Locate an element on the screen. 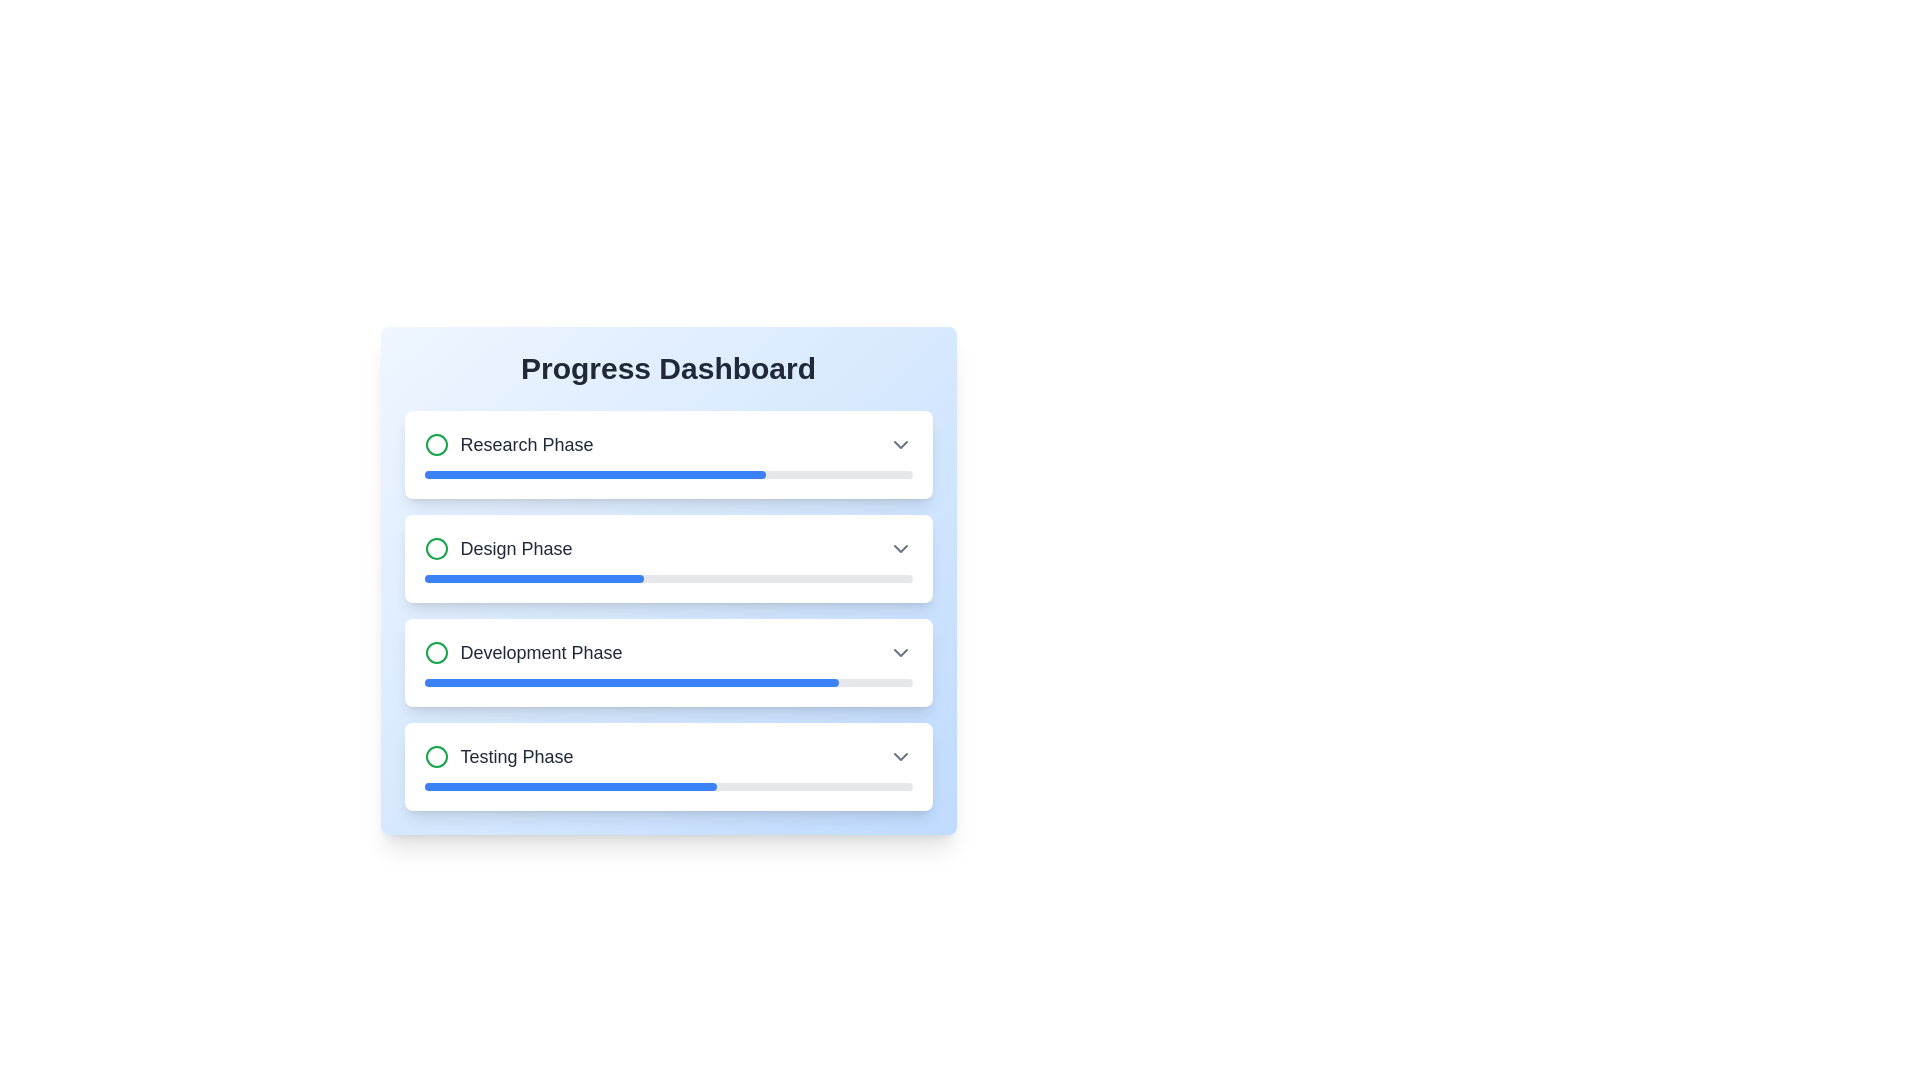 The image size is (1920, 1080). green circular status marker located to the left of the 'Design Phase' label in the 'Progress Dashboard' for its properties is located at coordinates (435, 548).